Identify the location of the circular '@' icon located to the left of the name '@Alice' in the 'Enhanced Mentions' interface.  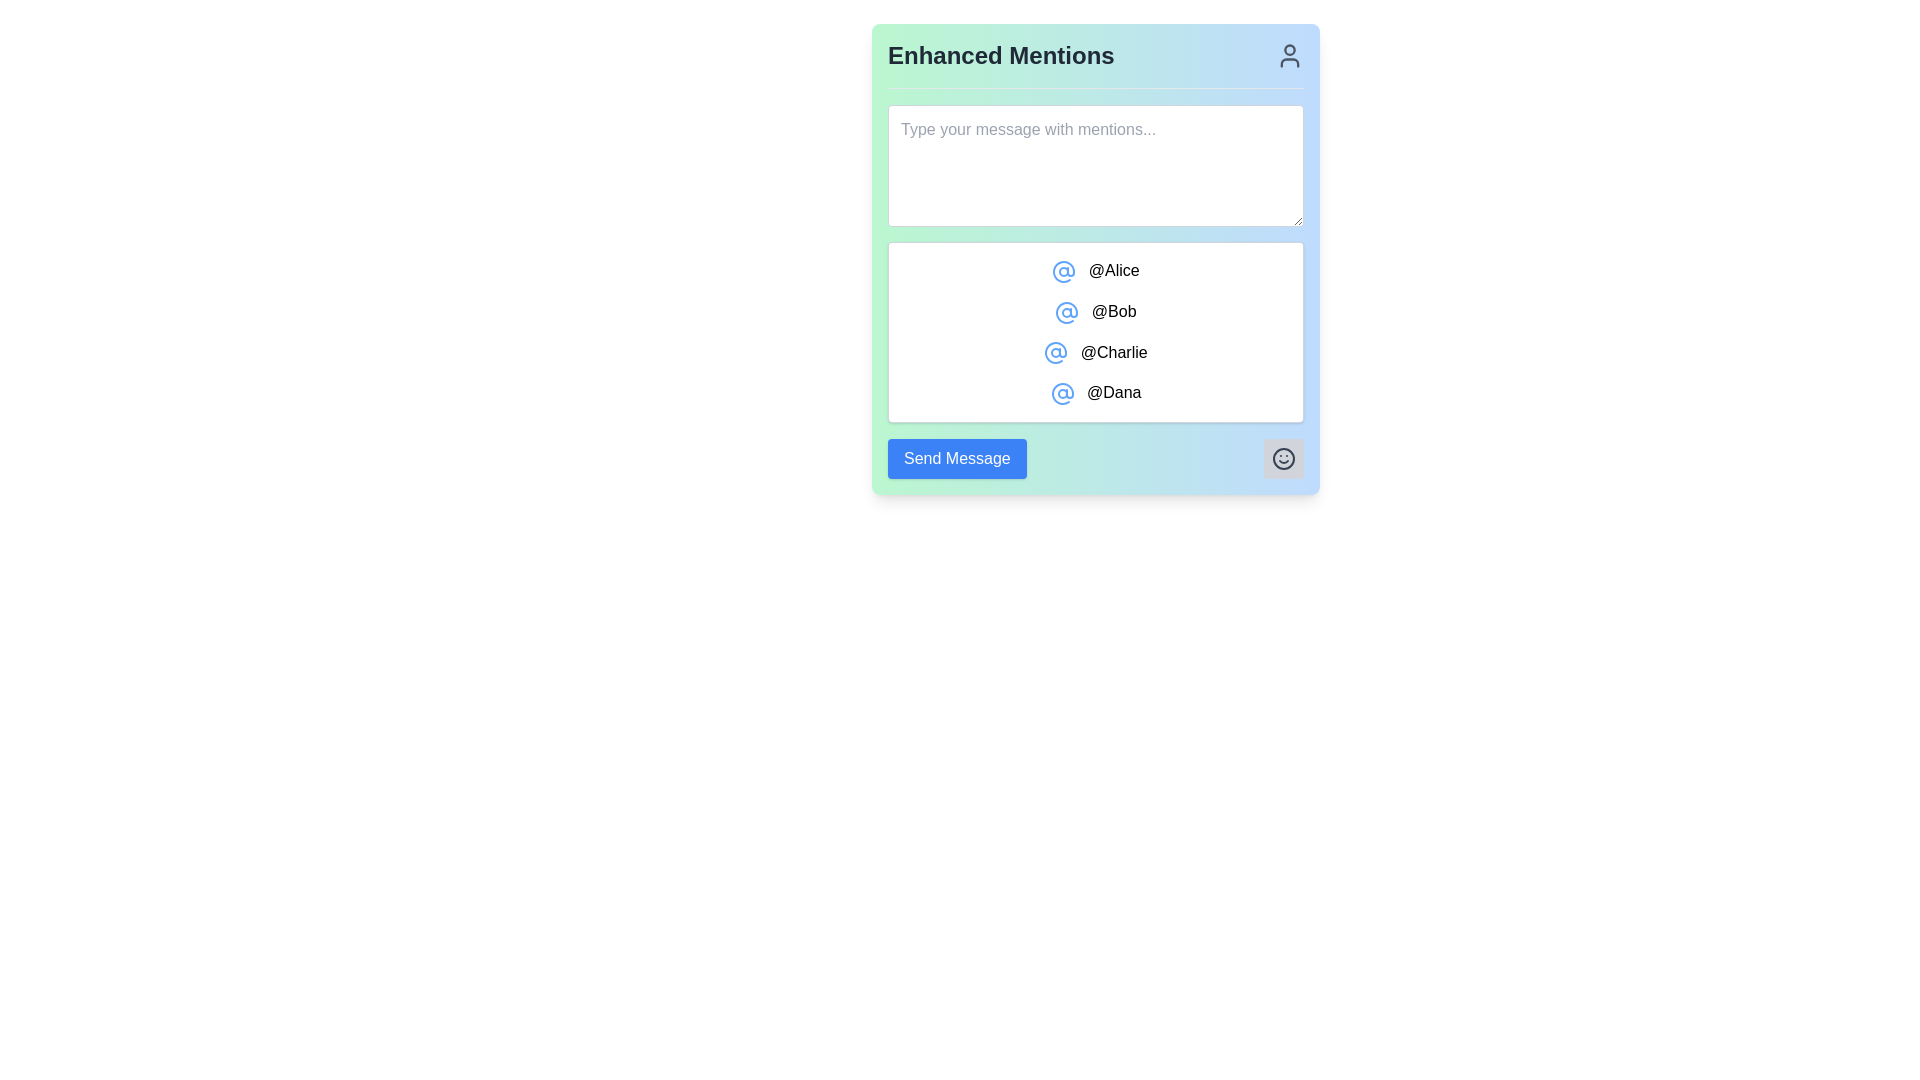
(1063, 271).